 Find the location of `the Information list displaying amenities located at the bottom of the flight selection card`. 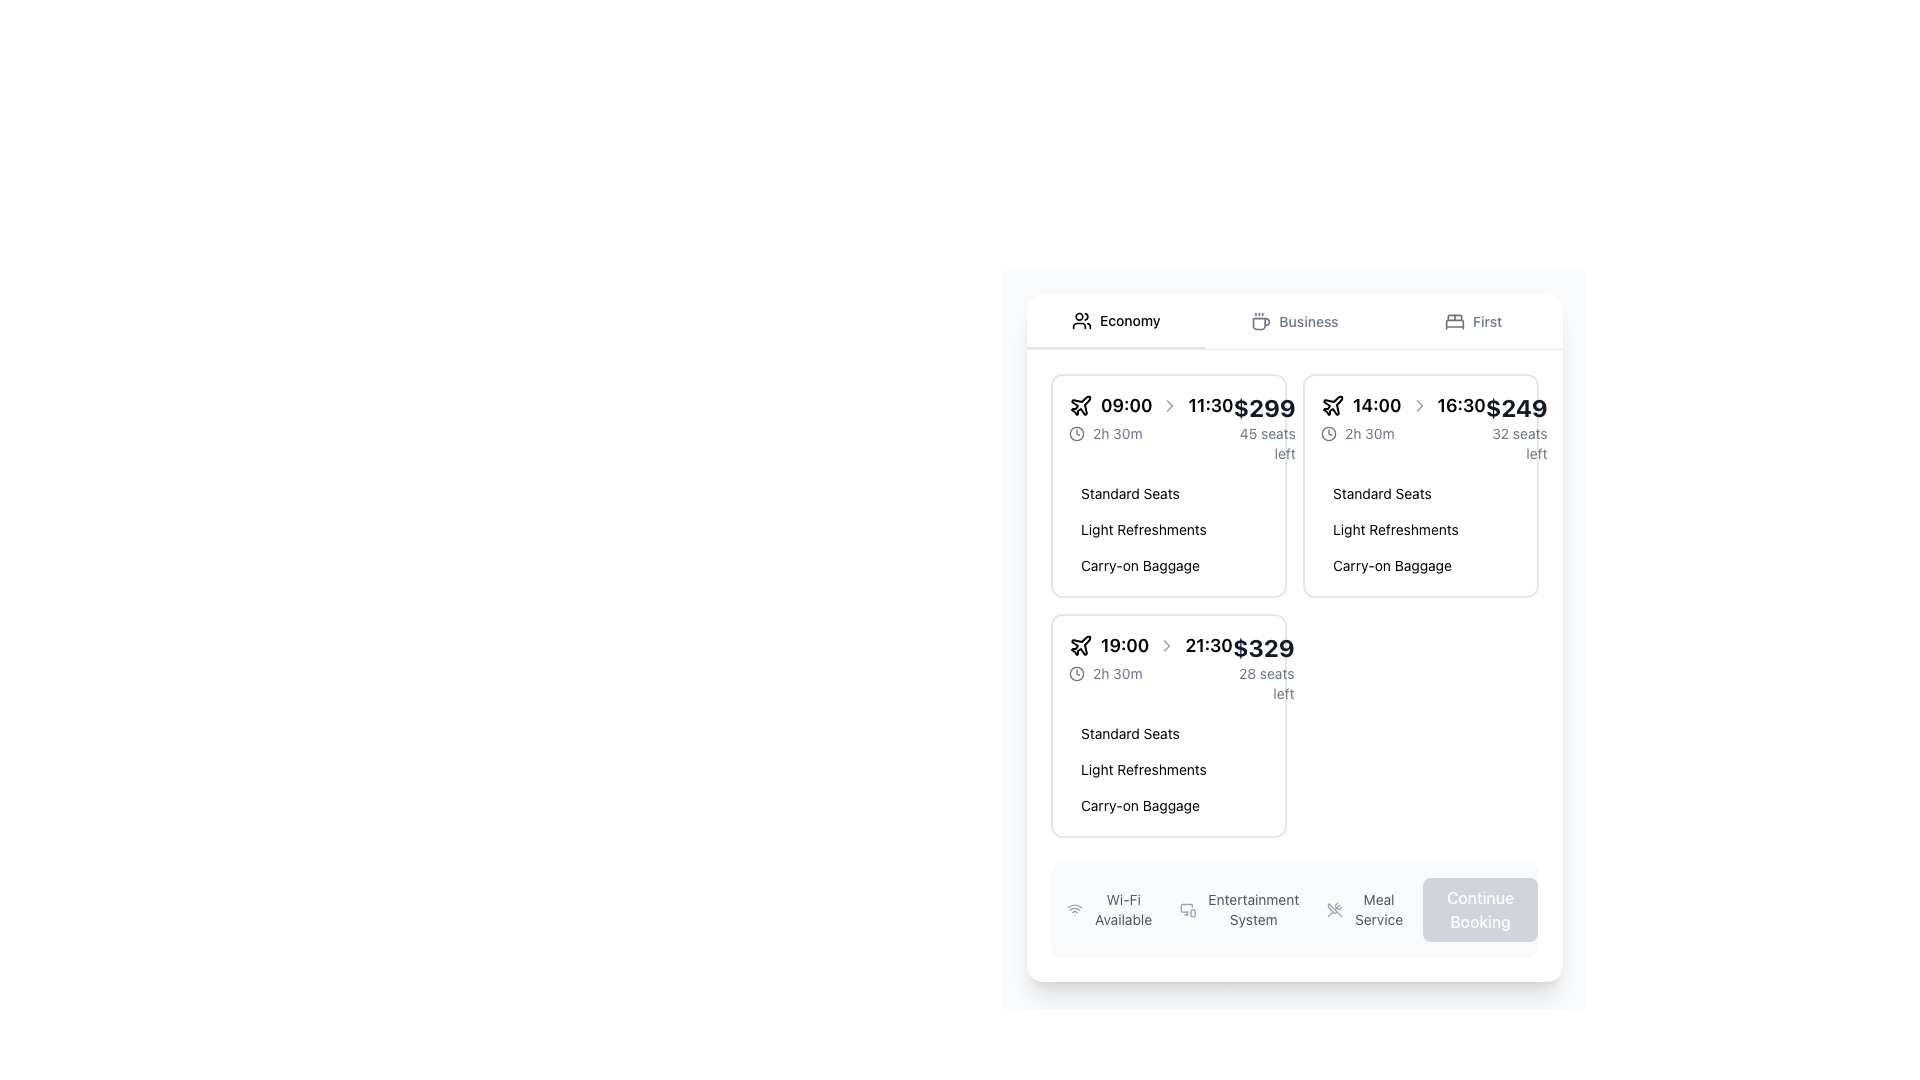

the Information list displaying amenities located at the bottom of the flight selection card is located at coordinates (1169, 528).